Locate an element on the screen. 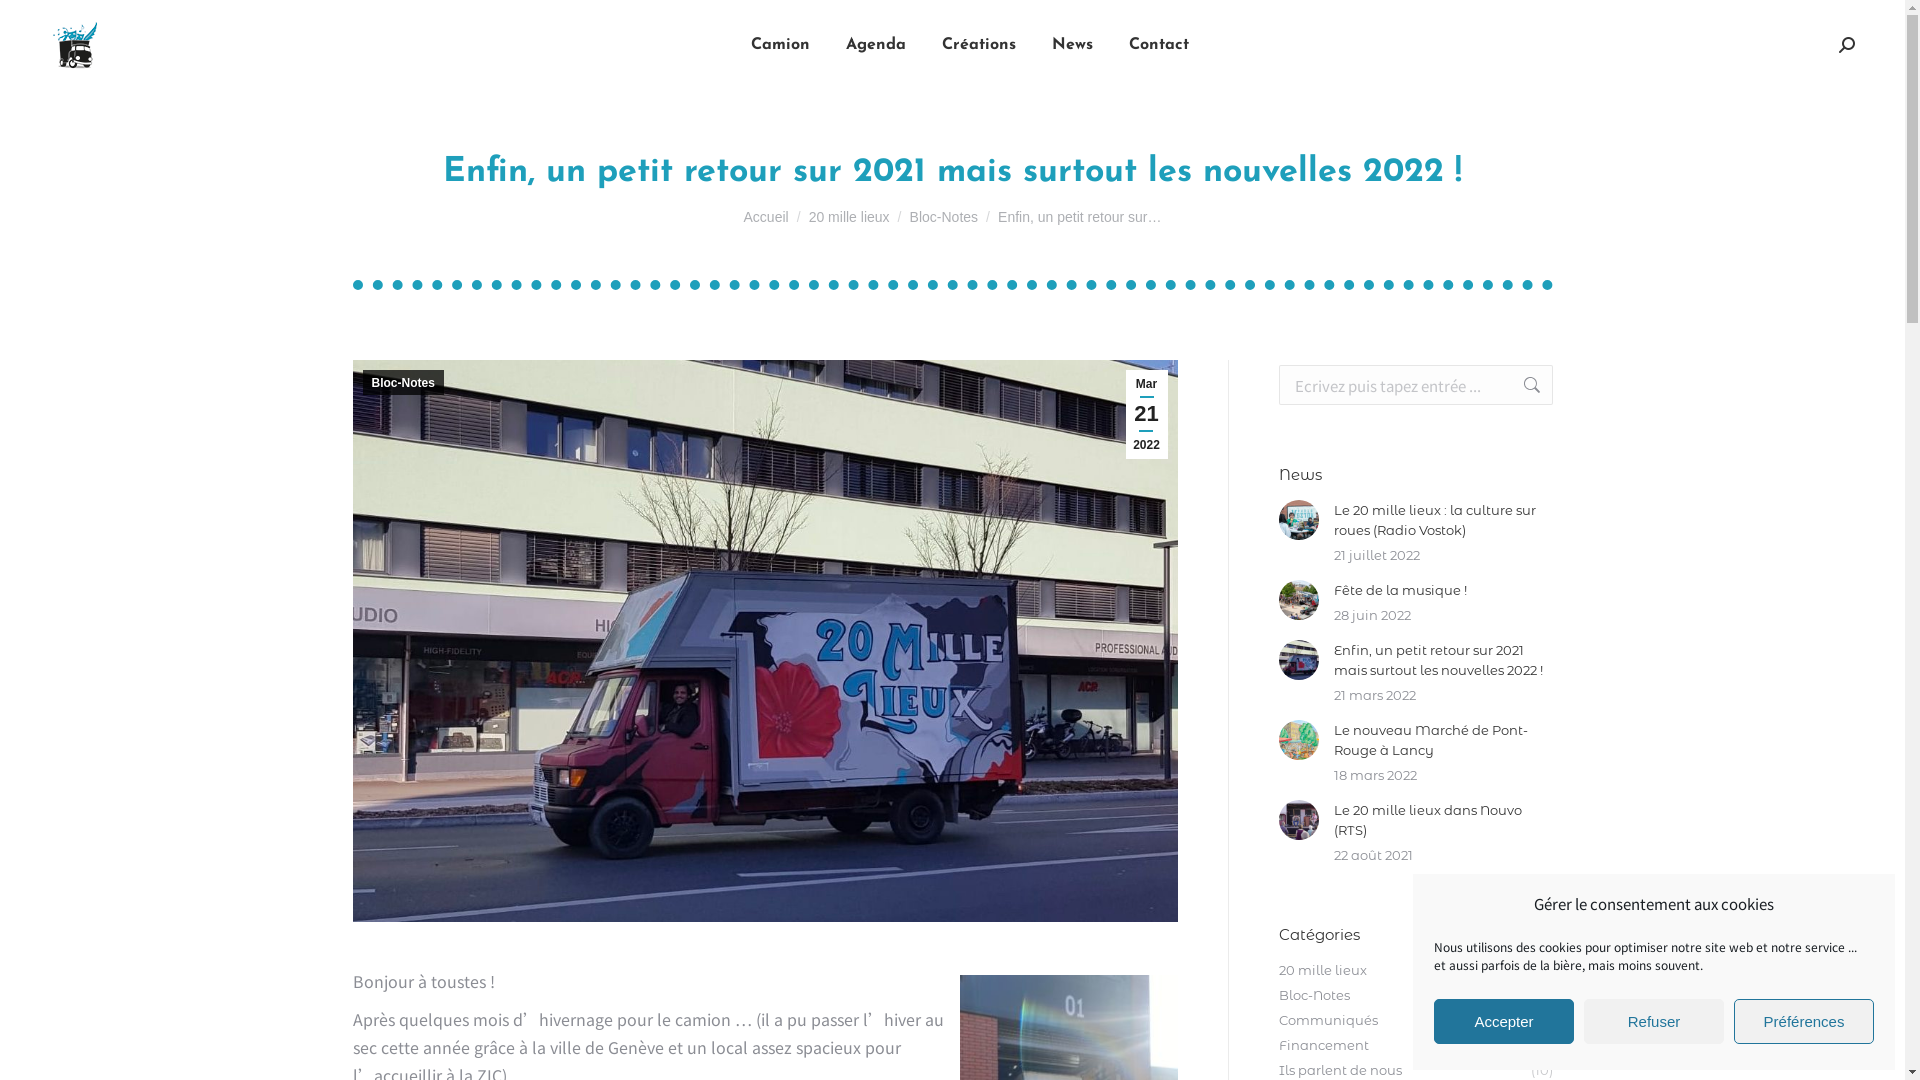 The width and height of the screenshot is (1920, 1080). 'Refuser' is located at coordinates (1654, 1021).